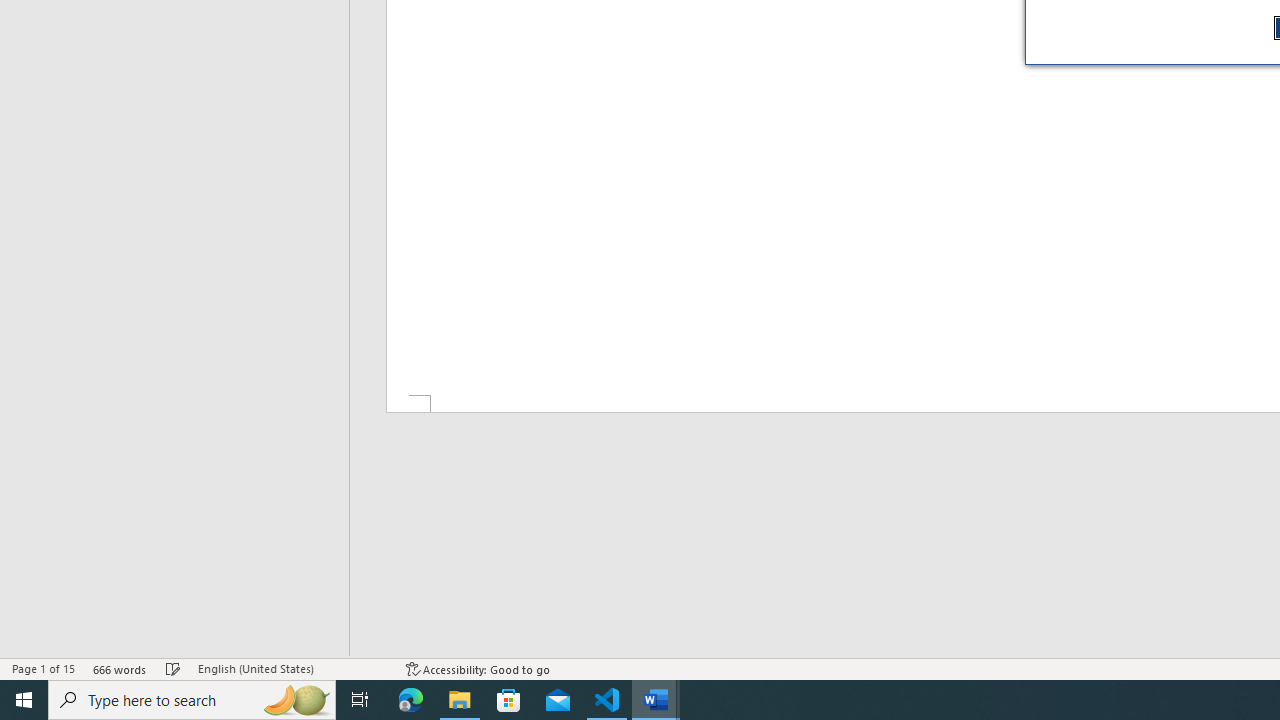  I want to click on 'Microsoft Store', so click(509, 698).